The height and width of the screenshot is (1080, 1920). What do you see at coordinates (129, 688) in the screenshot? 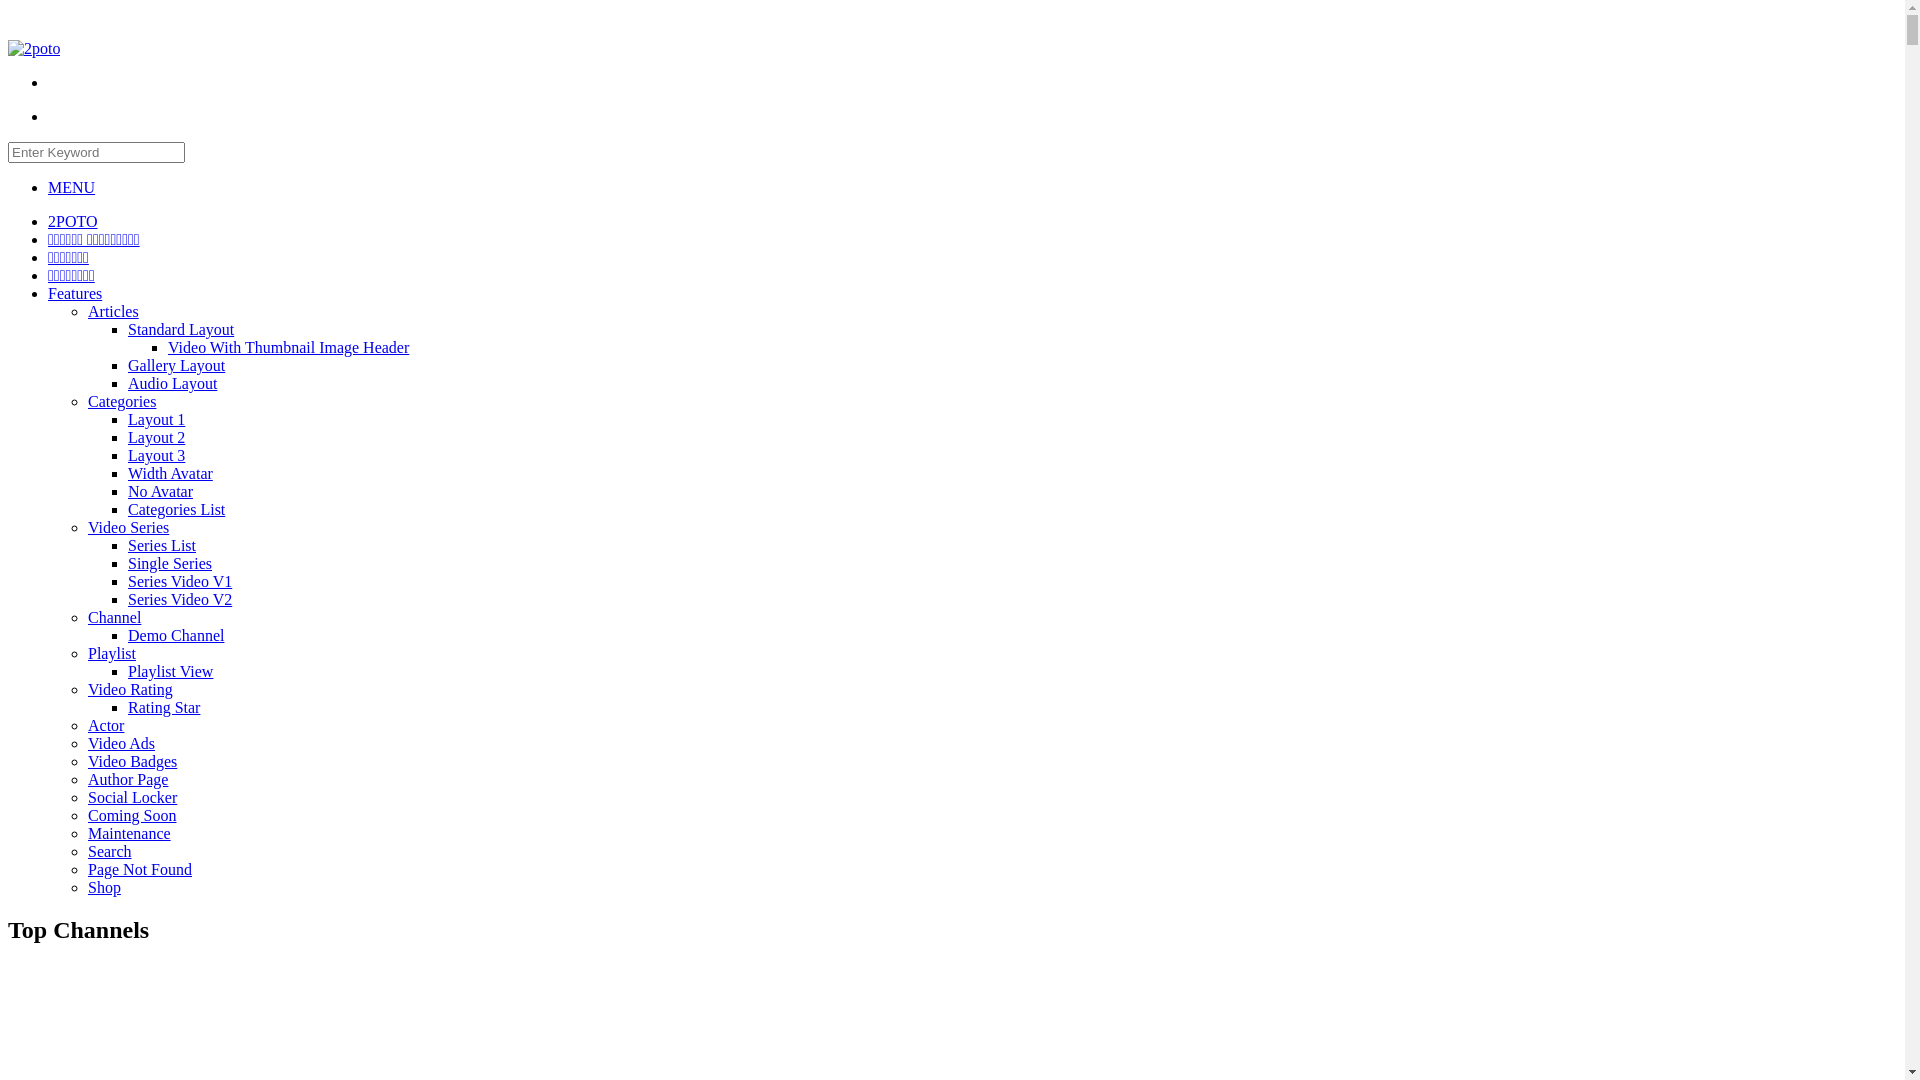
I see `'Video Rating'` at bounding box center [129, 688].